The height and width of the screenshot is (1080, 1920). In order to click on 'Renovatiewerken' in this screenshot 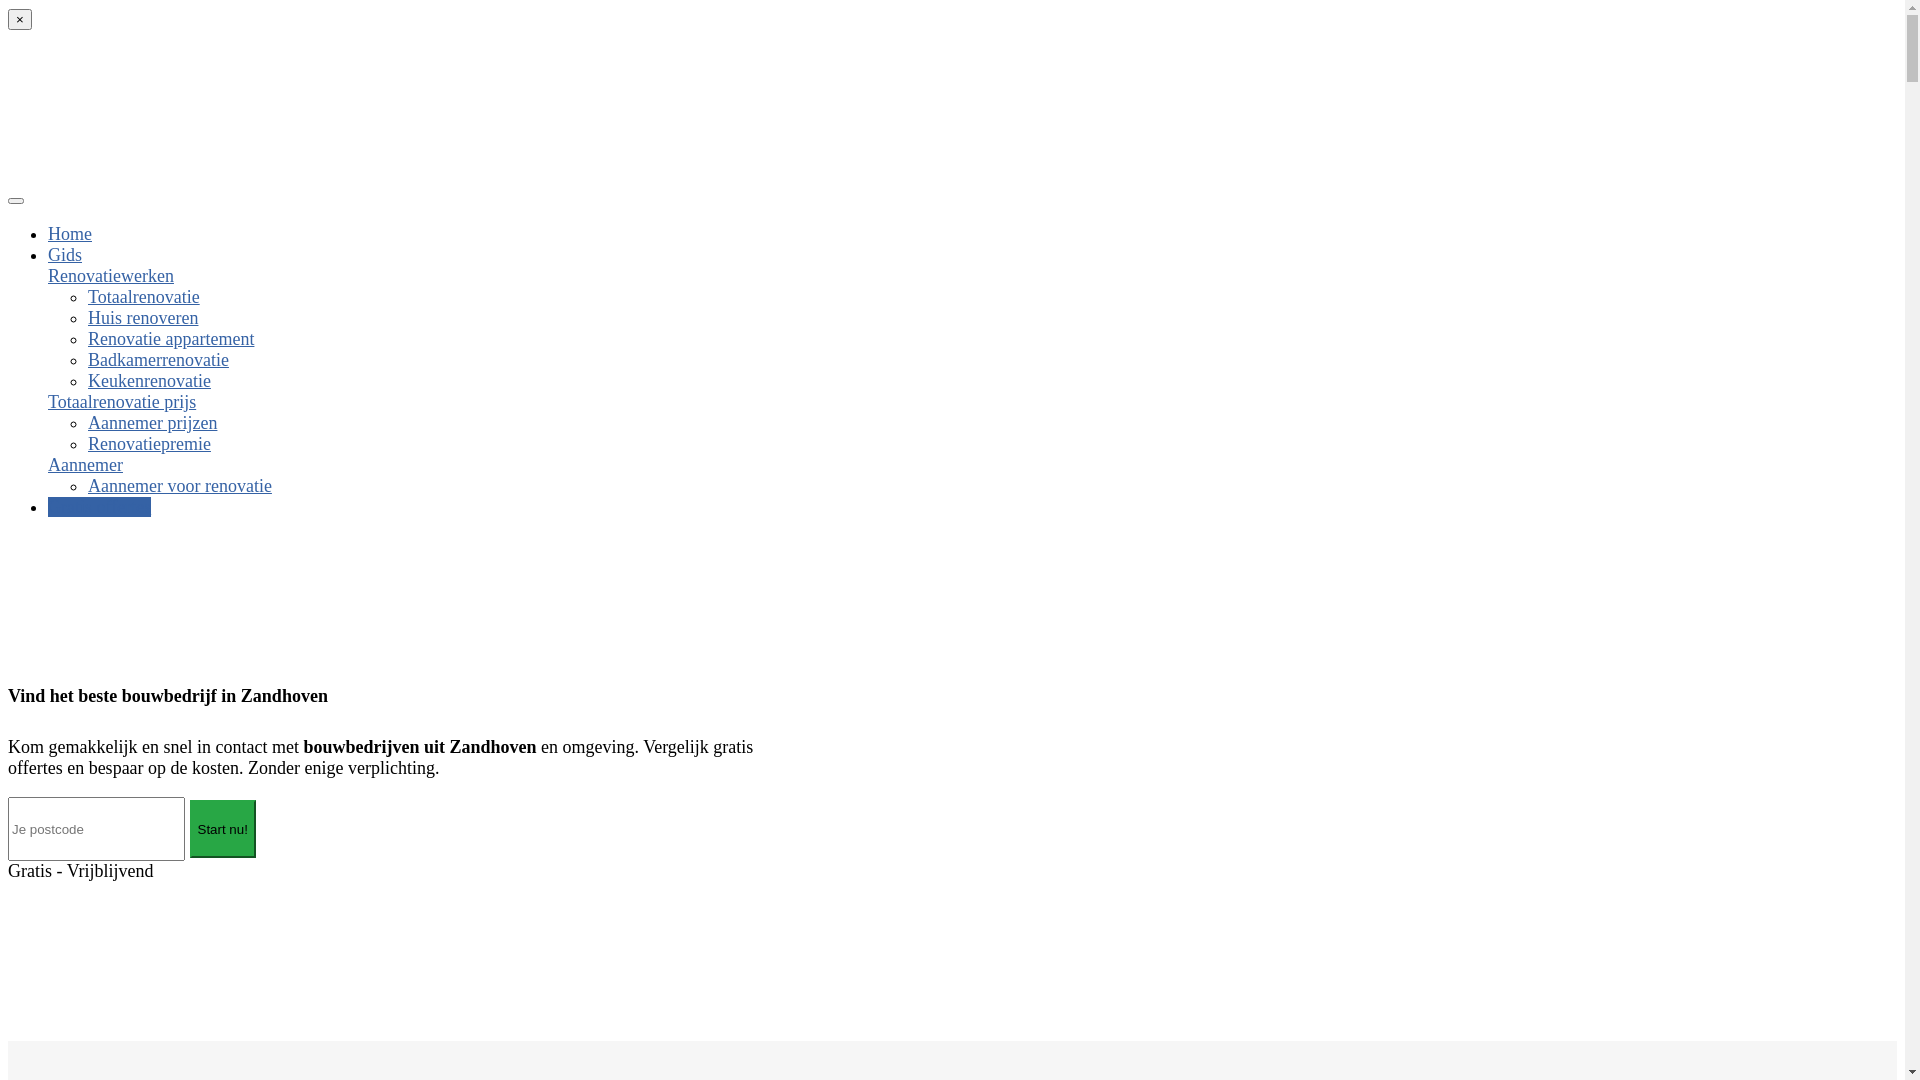, I will do `click(109, 276)`.